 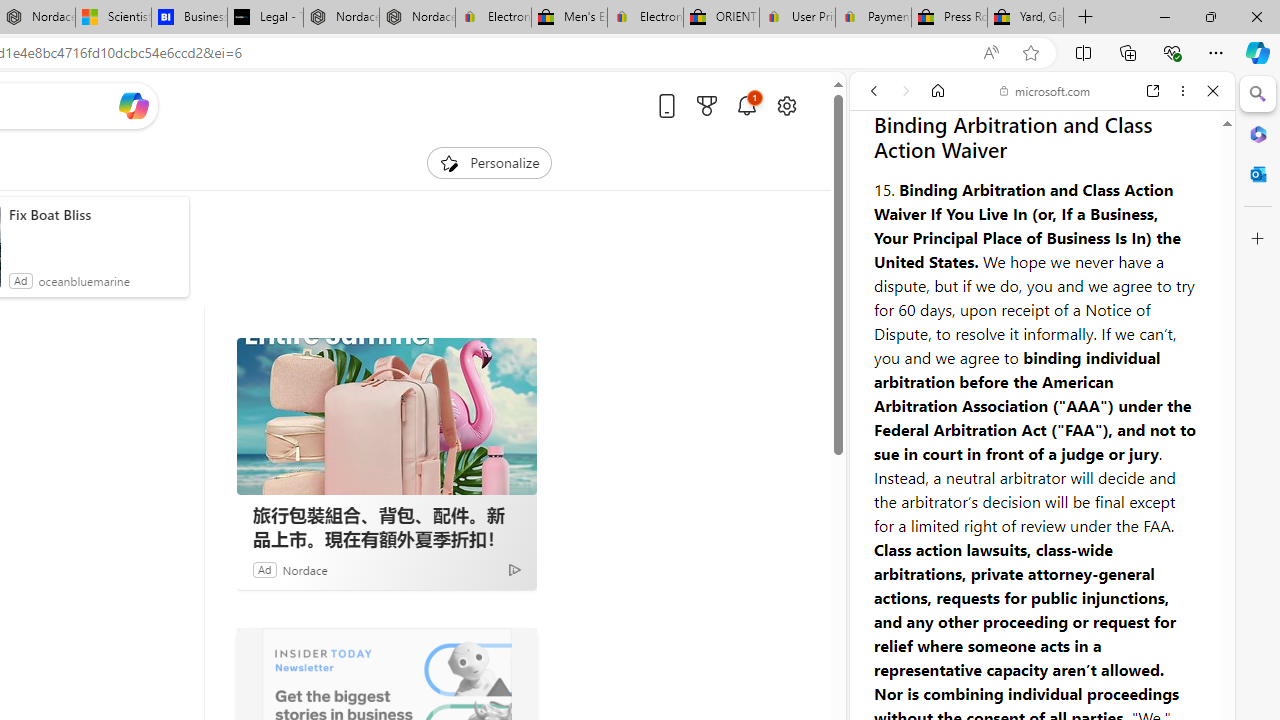 I want to click on 'microsoft.com', so click(x=1044, y=91).